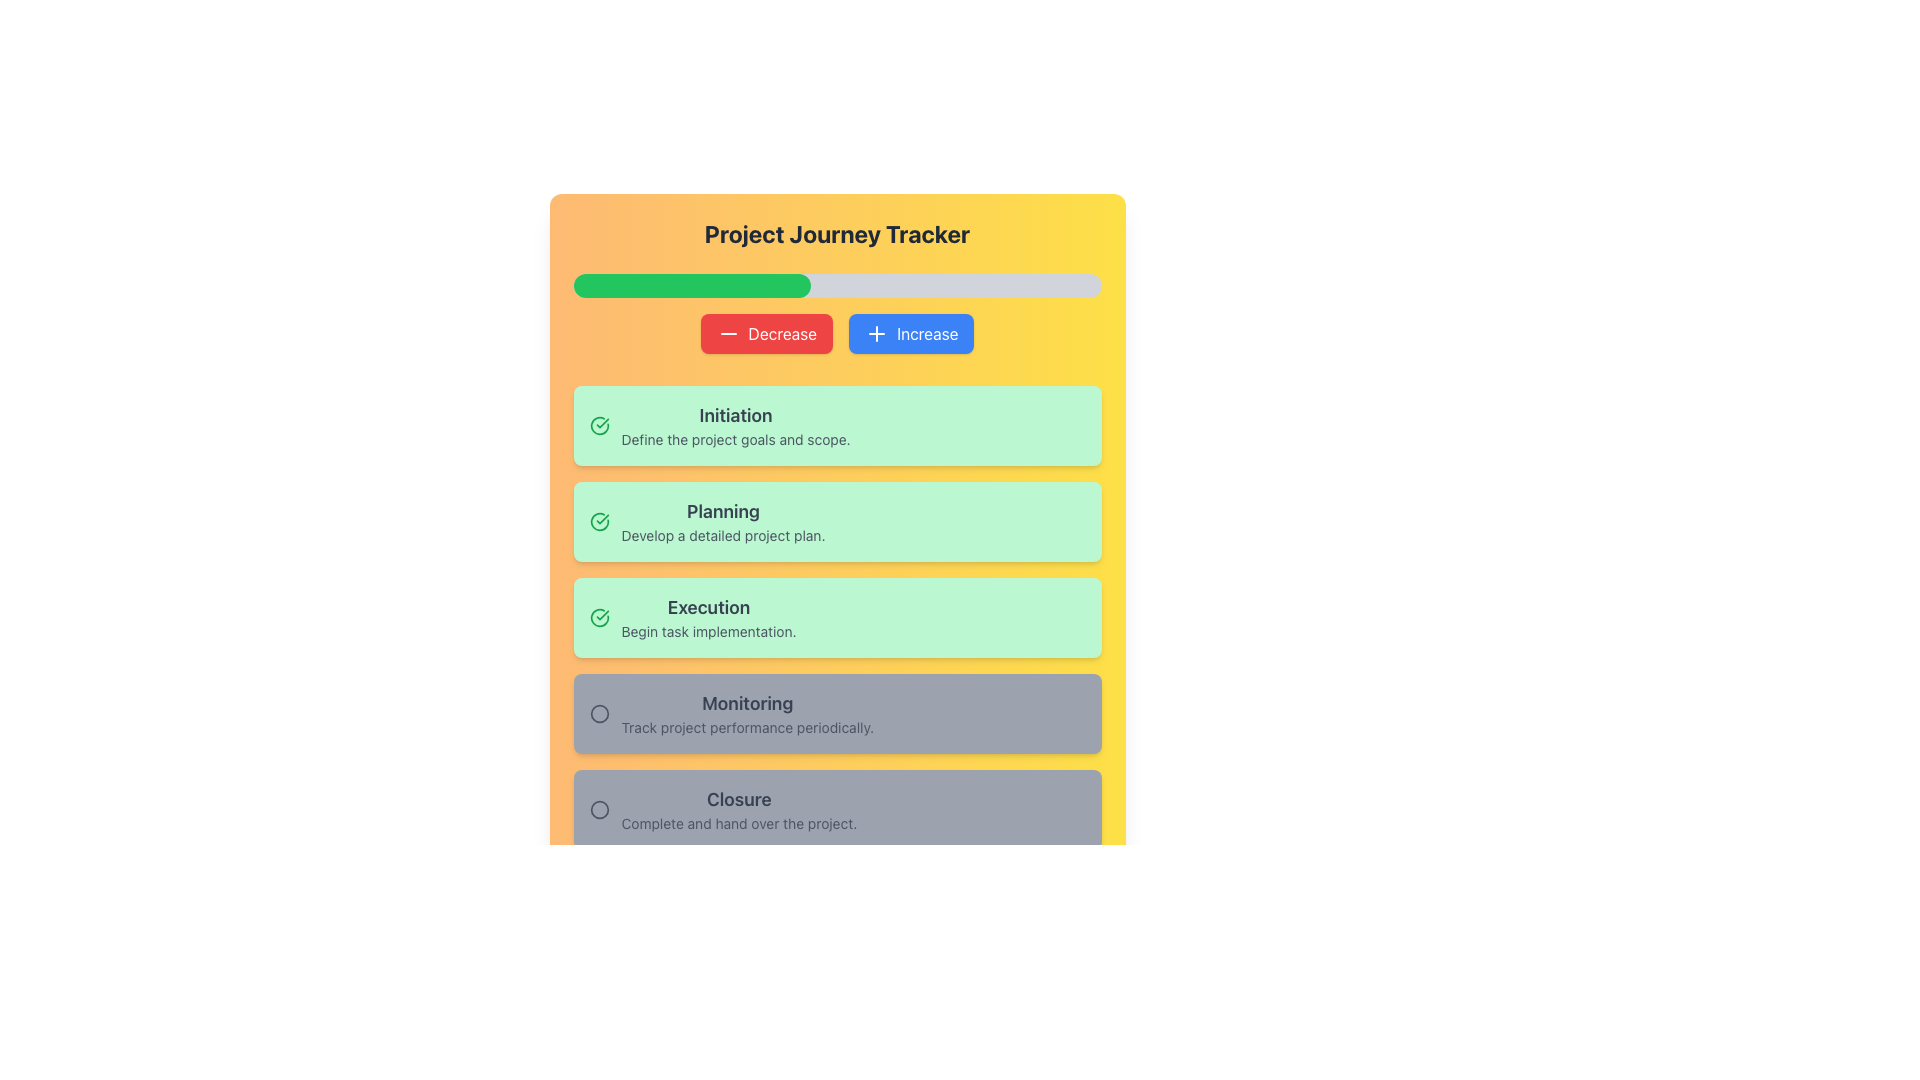  I want to click on the informative text element that provides details or instructions related to the preceding label 'Closure', located at the bottom-most list of tasks in the interface, so click(738, 824).